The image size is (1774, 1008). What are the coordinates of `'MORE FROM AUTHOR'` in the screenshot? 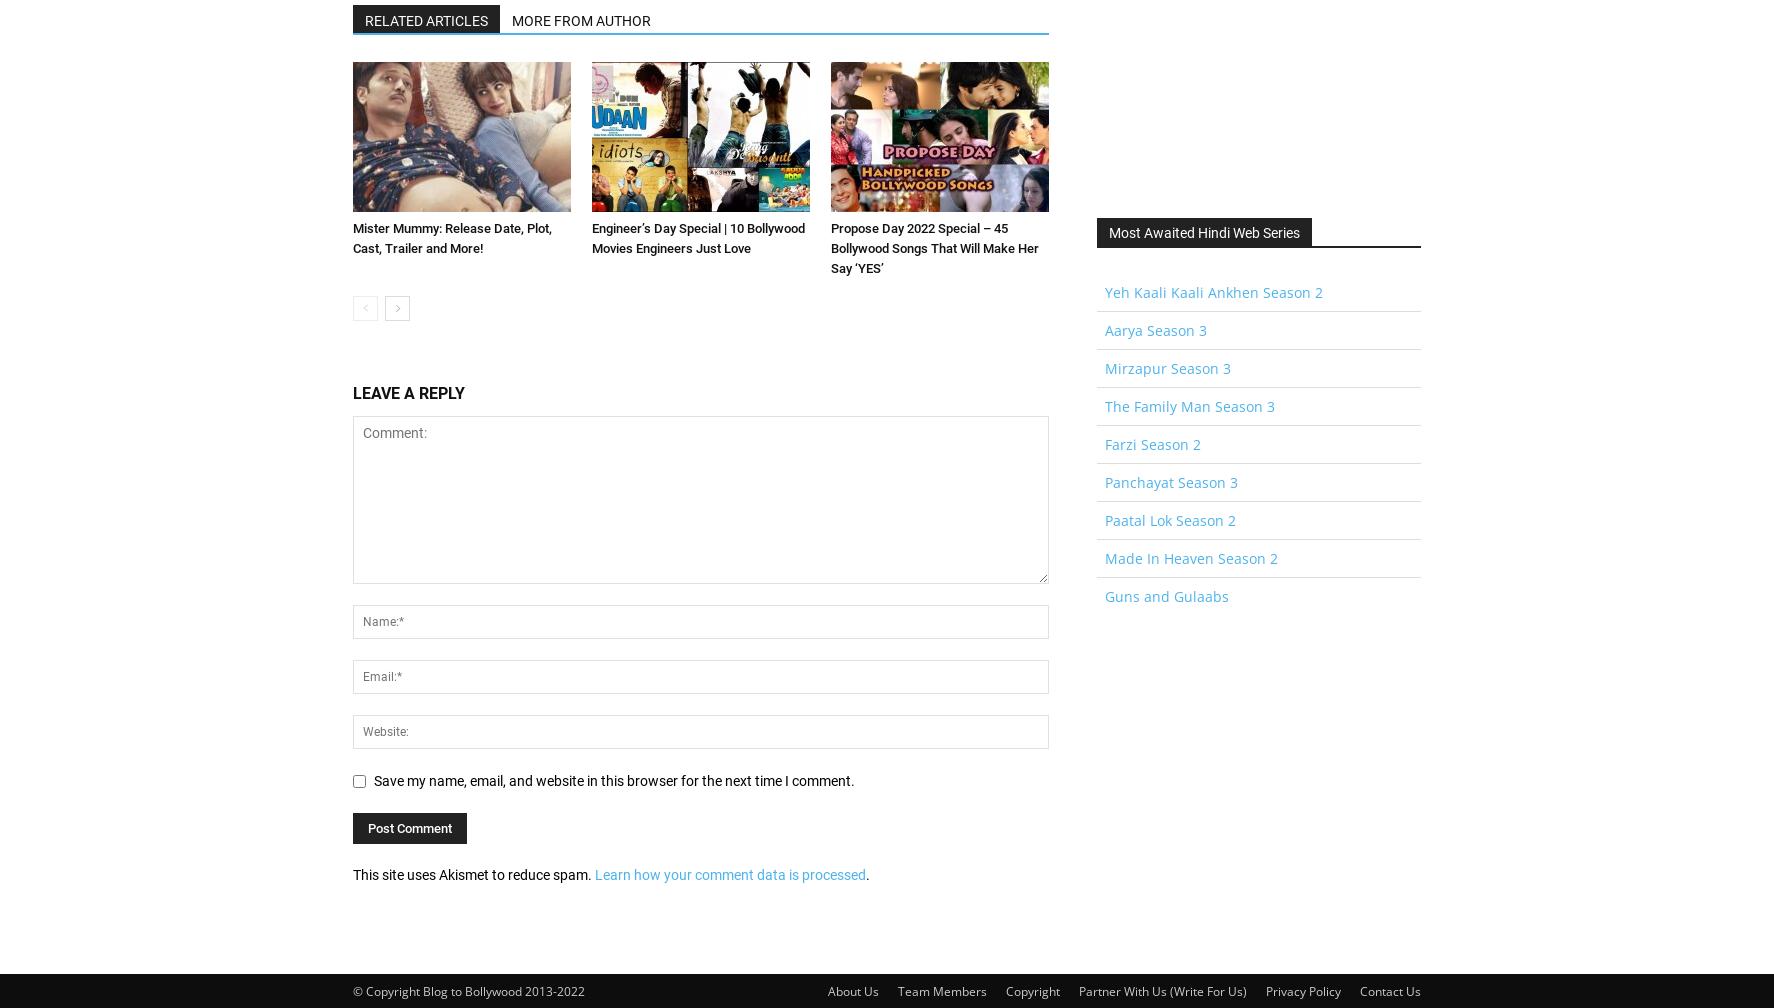 It's located at (580, 19).